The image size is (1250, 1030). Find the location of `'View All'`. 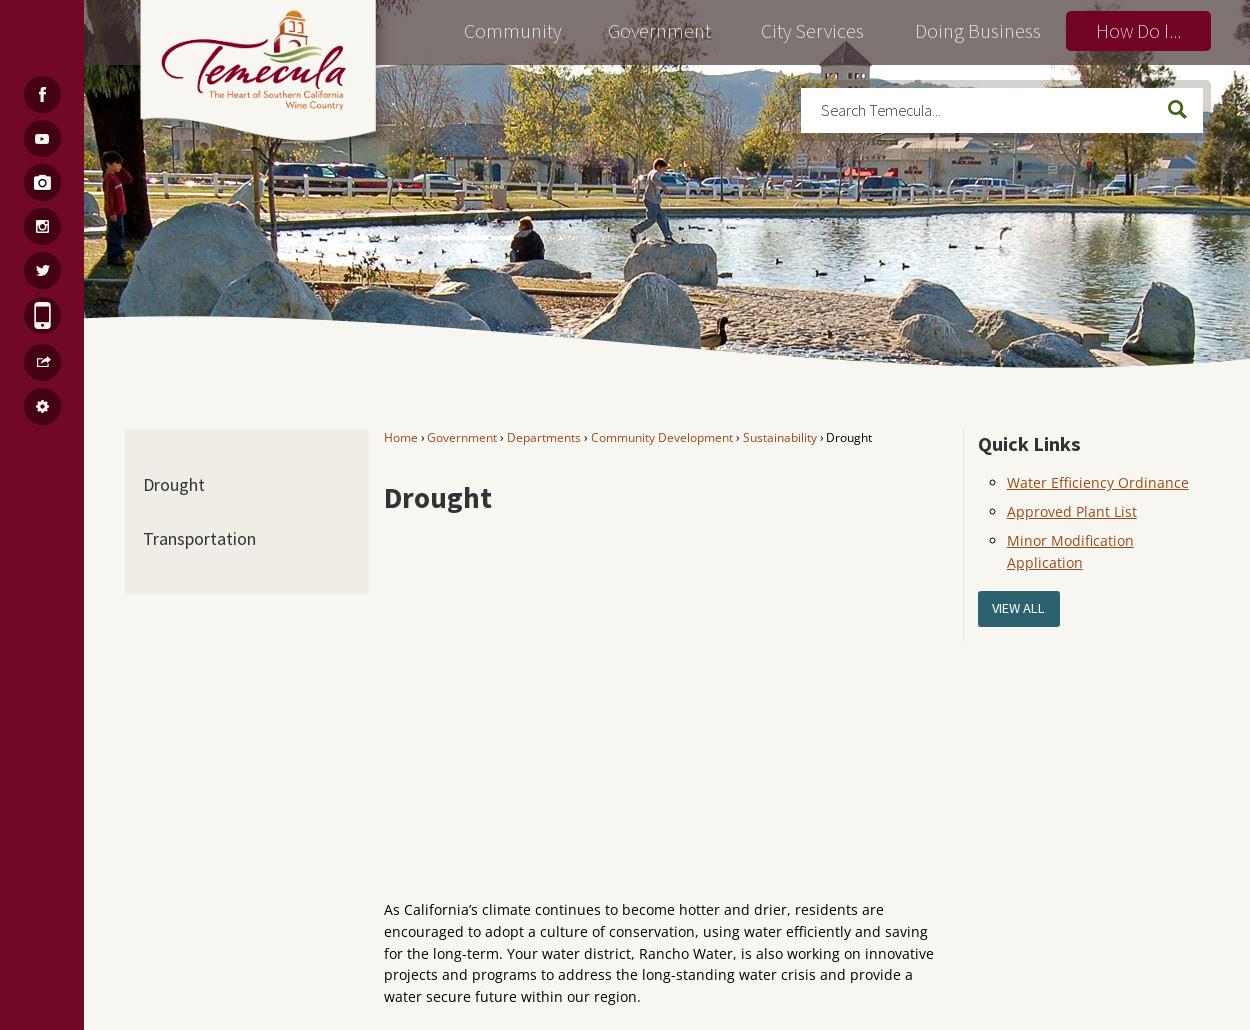

'View All' is located at coordinates (1018, 607).